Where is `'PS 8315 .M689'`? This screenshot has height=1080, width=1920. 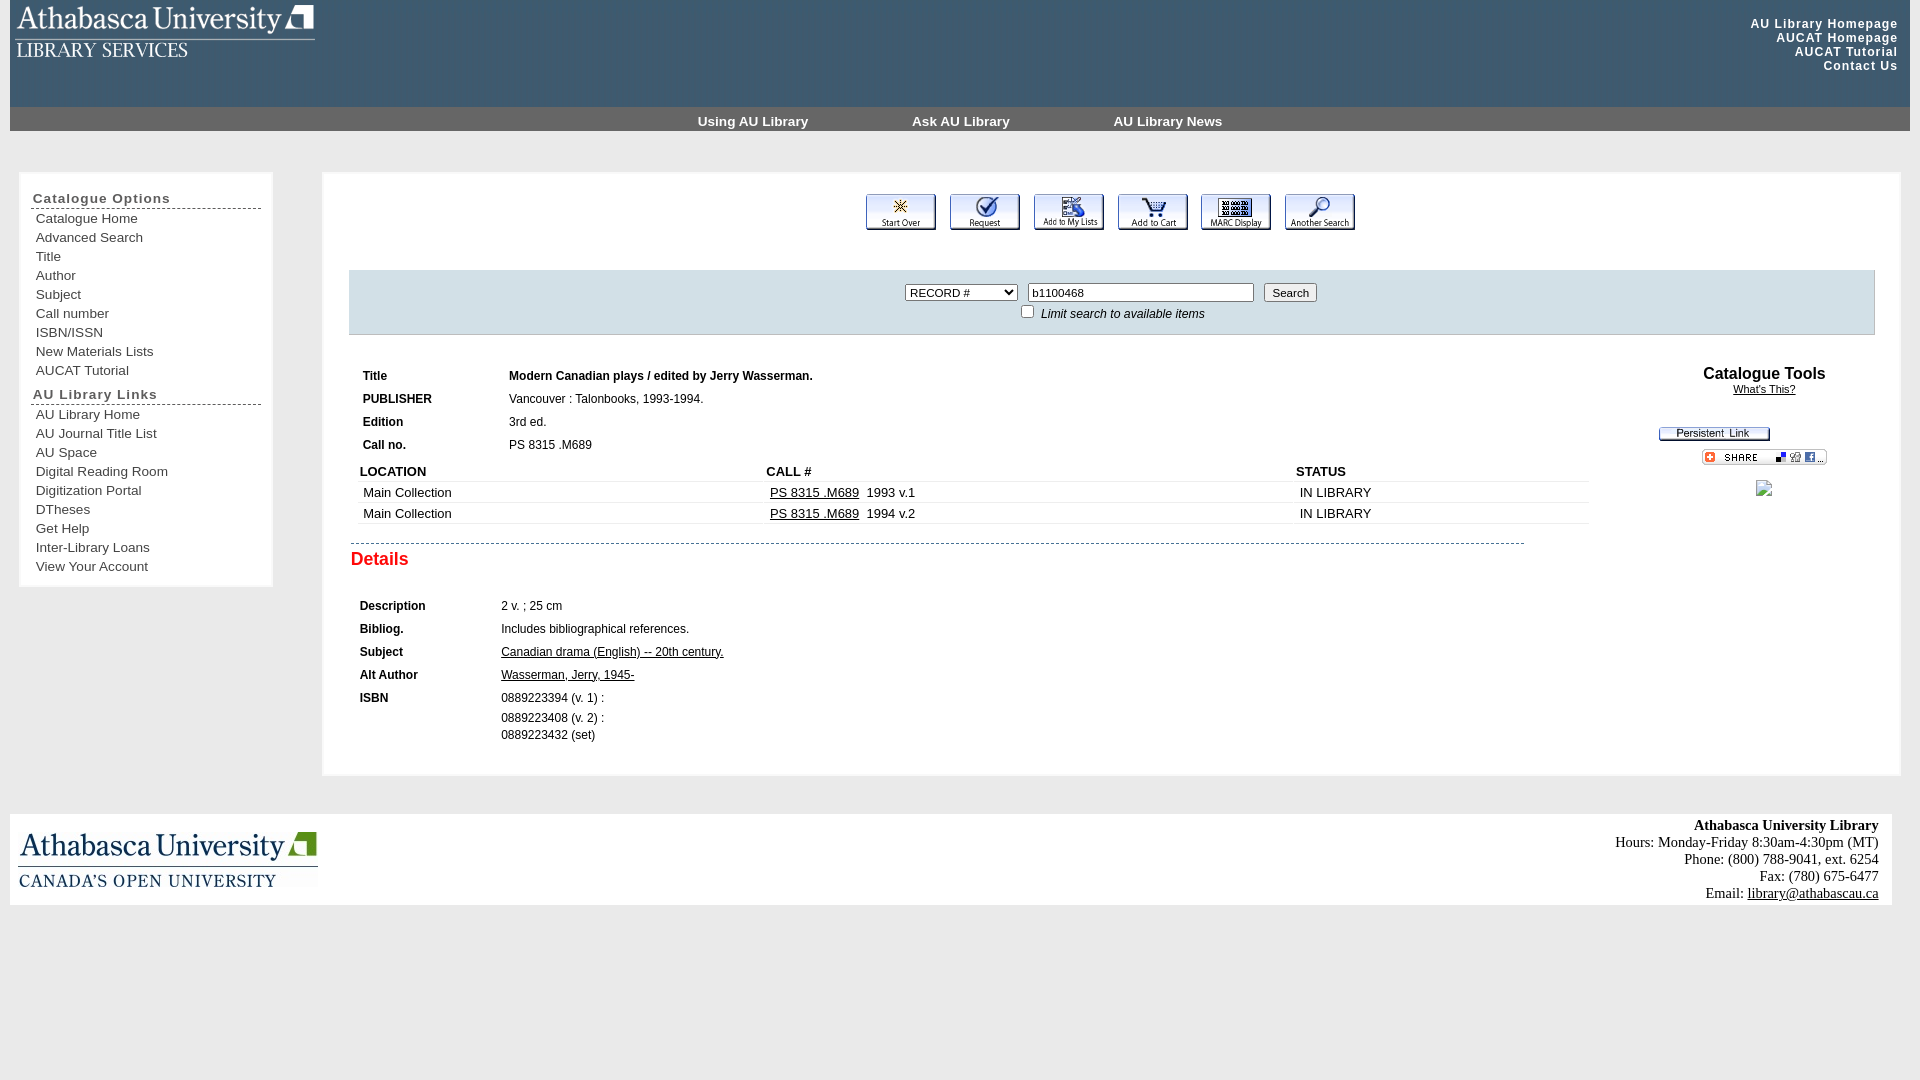 'PS 8315 .M689' is located at coordinates (814, 512).